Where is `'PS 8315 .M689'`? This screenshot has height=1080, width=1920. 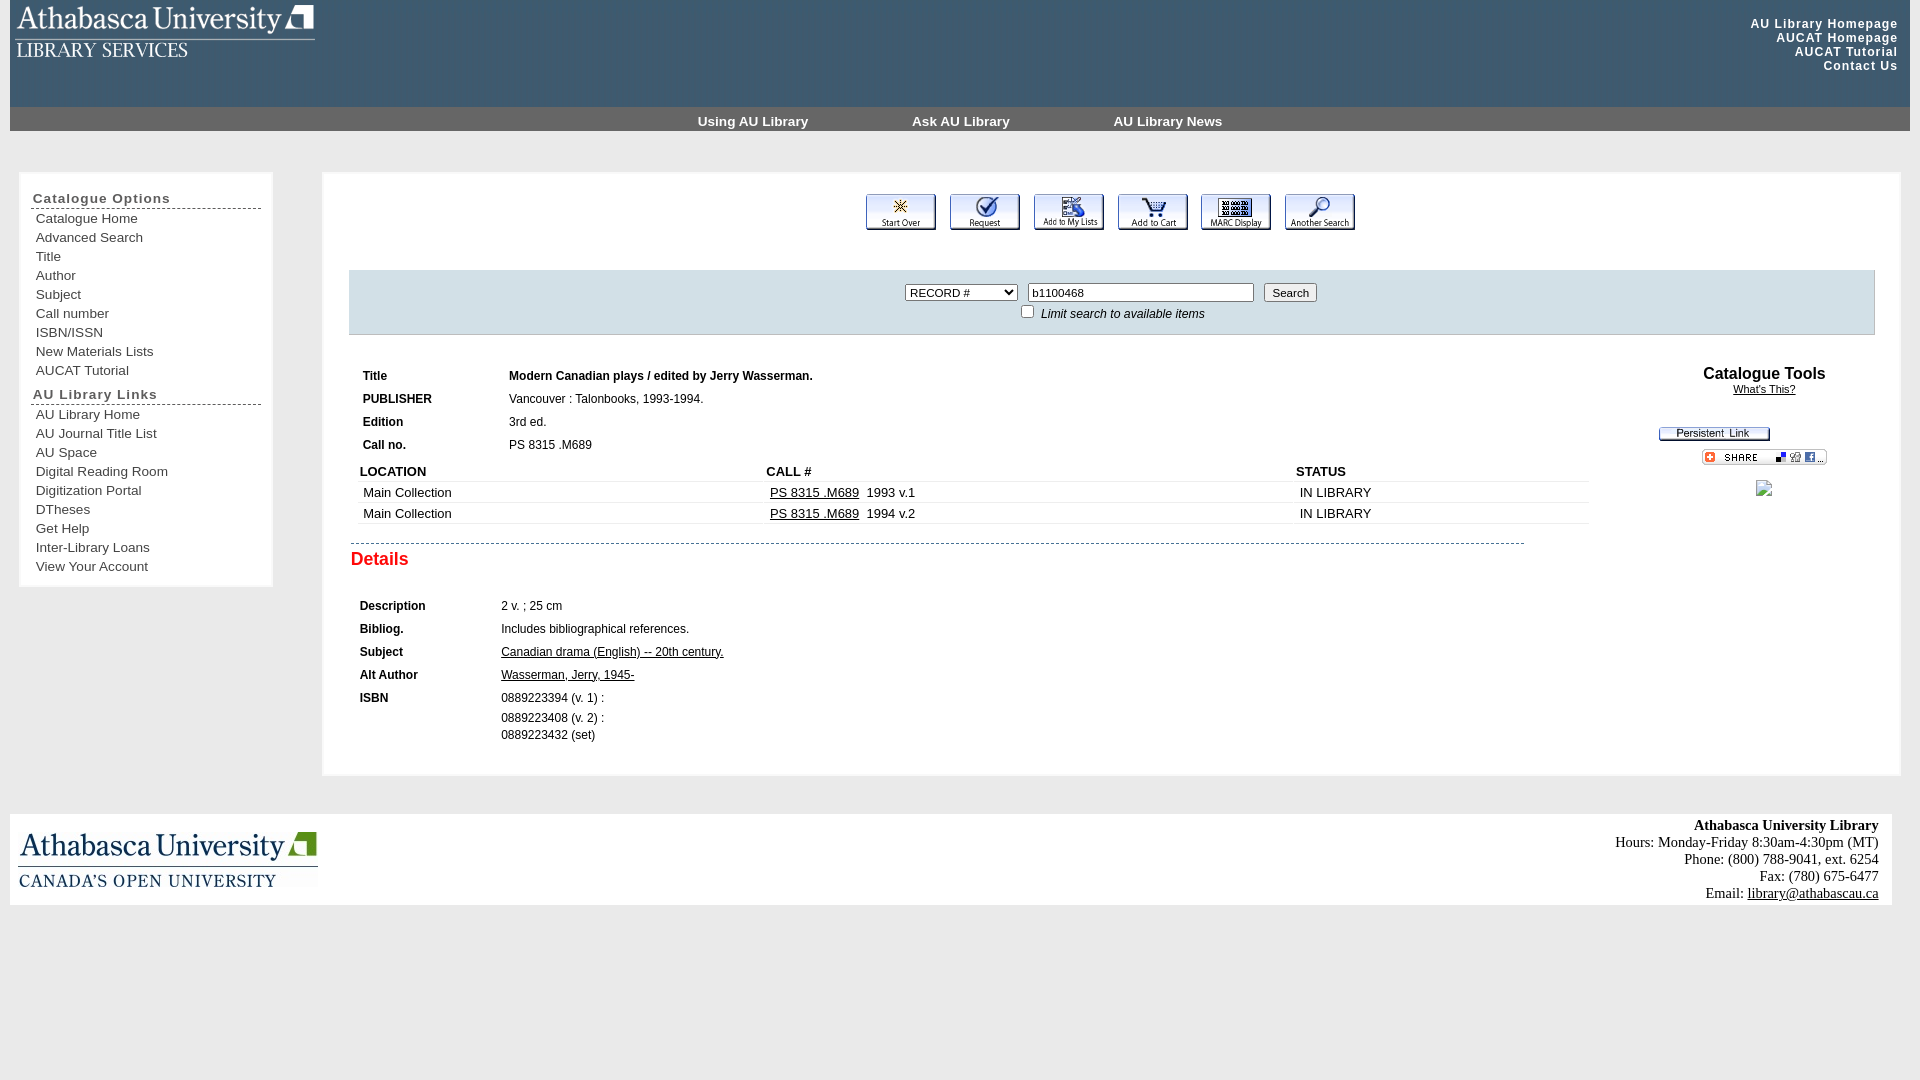 'PS 8315 .M689' is located at coordinates (814, 512).